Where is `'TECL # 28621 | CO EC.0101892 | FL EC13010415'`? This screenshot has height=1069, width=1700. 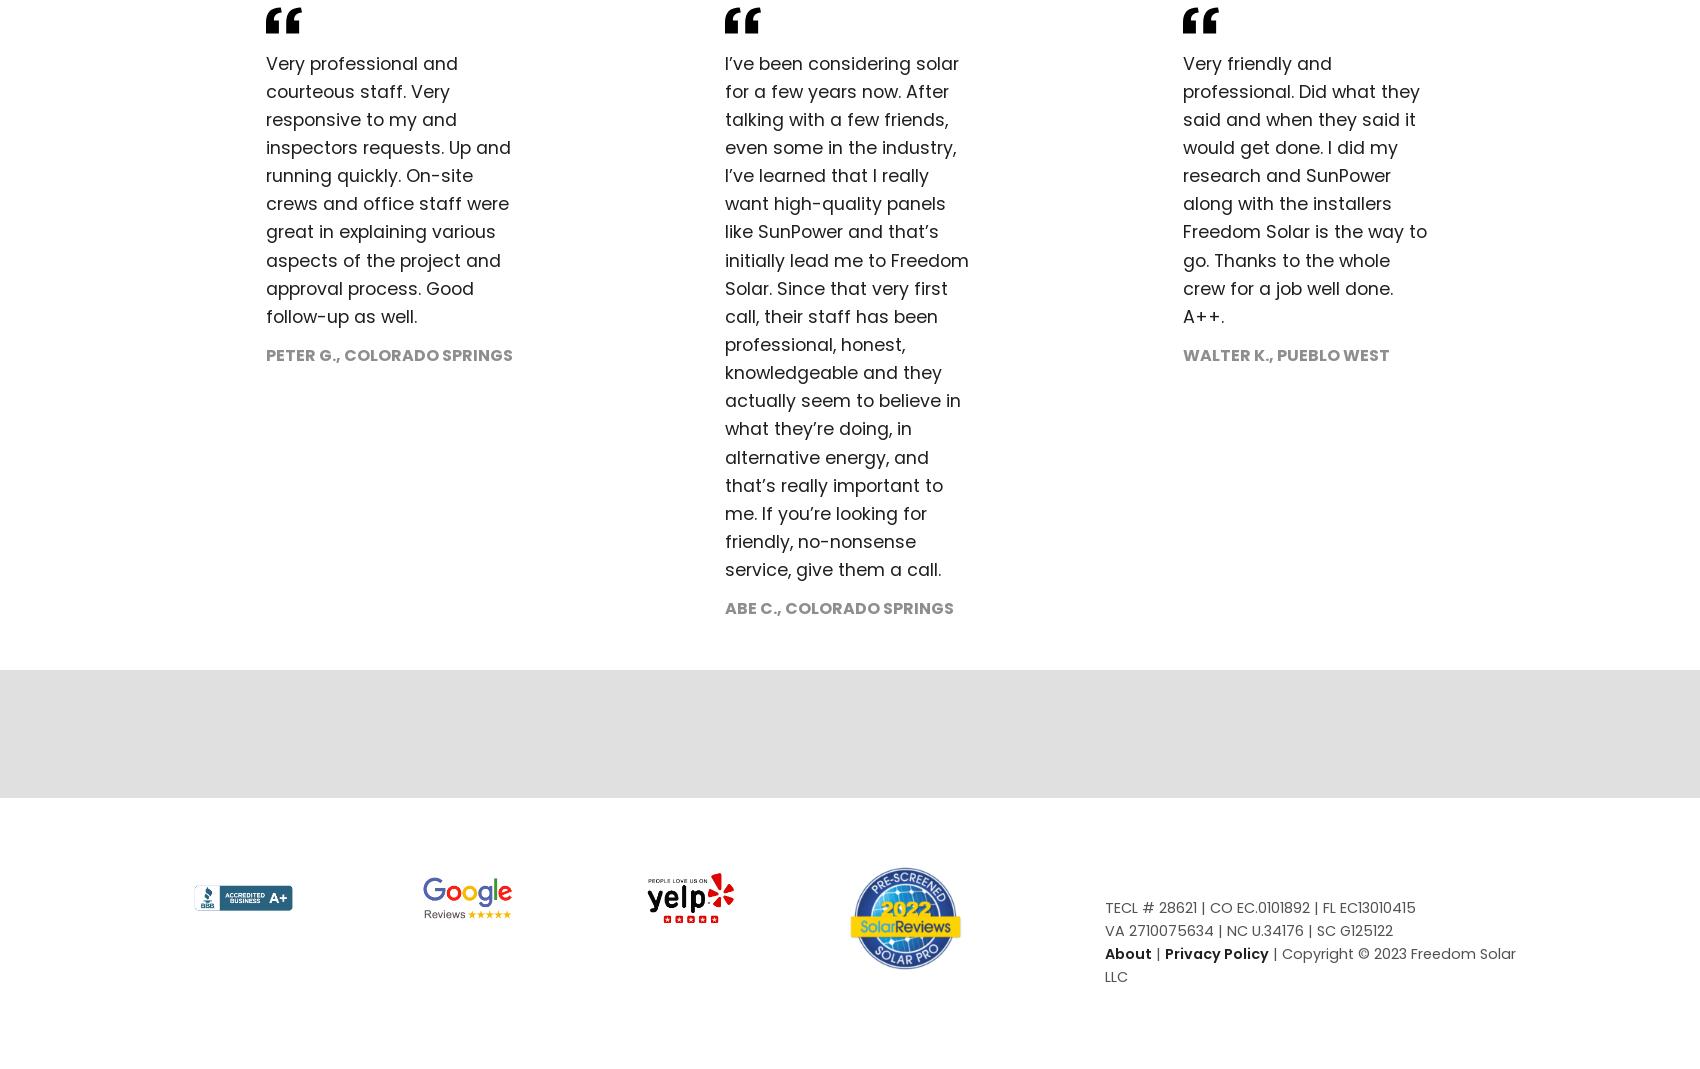 'TECL # 28621 | CO EC.0101892 | FL EC13010415' is located at coordinates (1103, 907).